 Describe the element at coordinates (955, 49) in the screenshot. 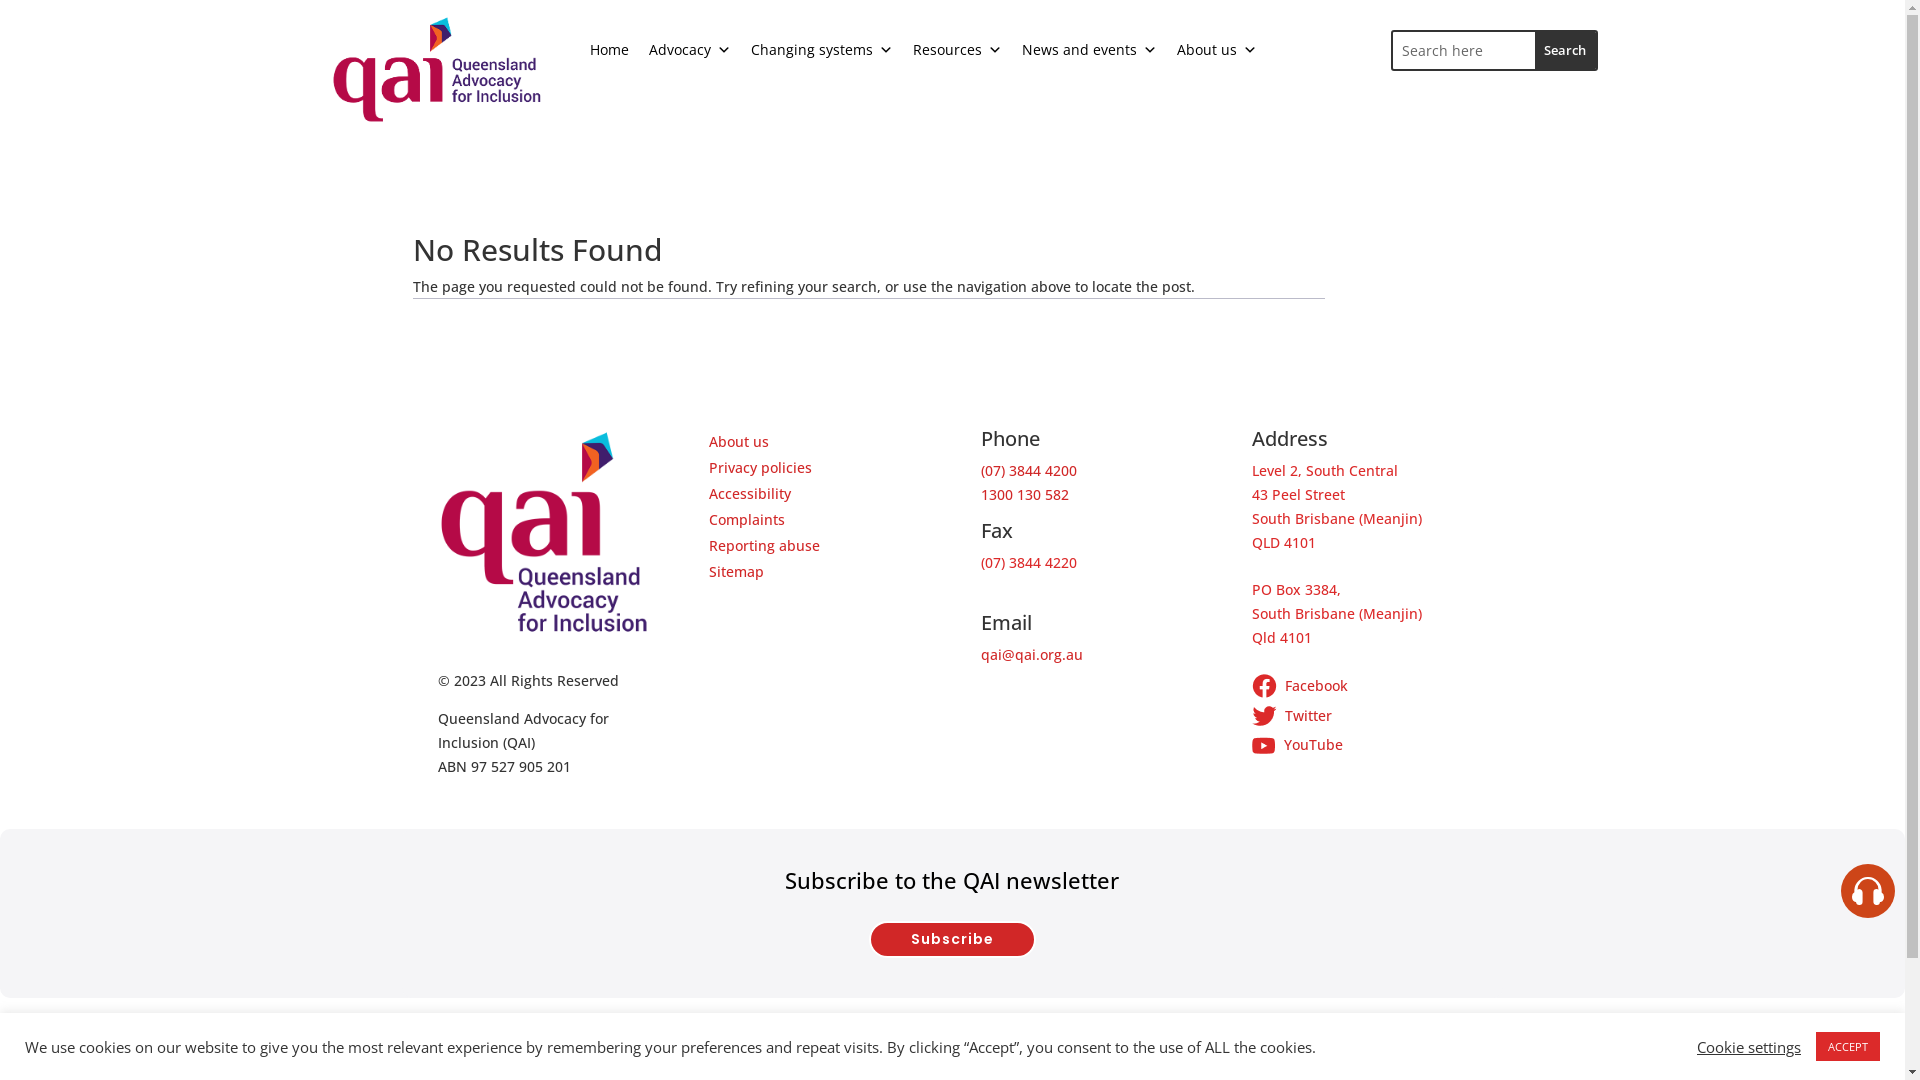

I see `'Resources'` at that location.